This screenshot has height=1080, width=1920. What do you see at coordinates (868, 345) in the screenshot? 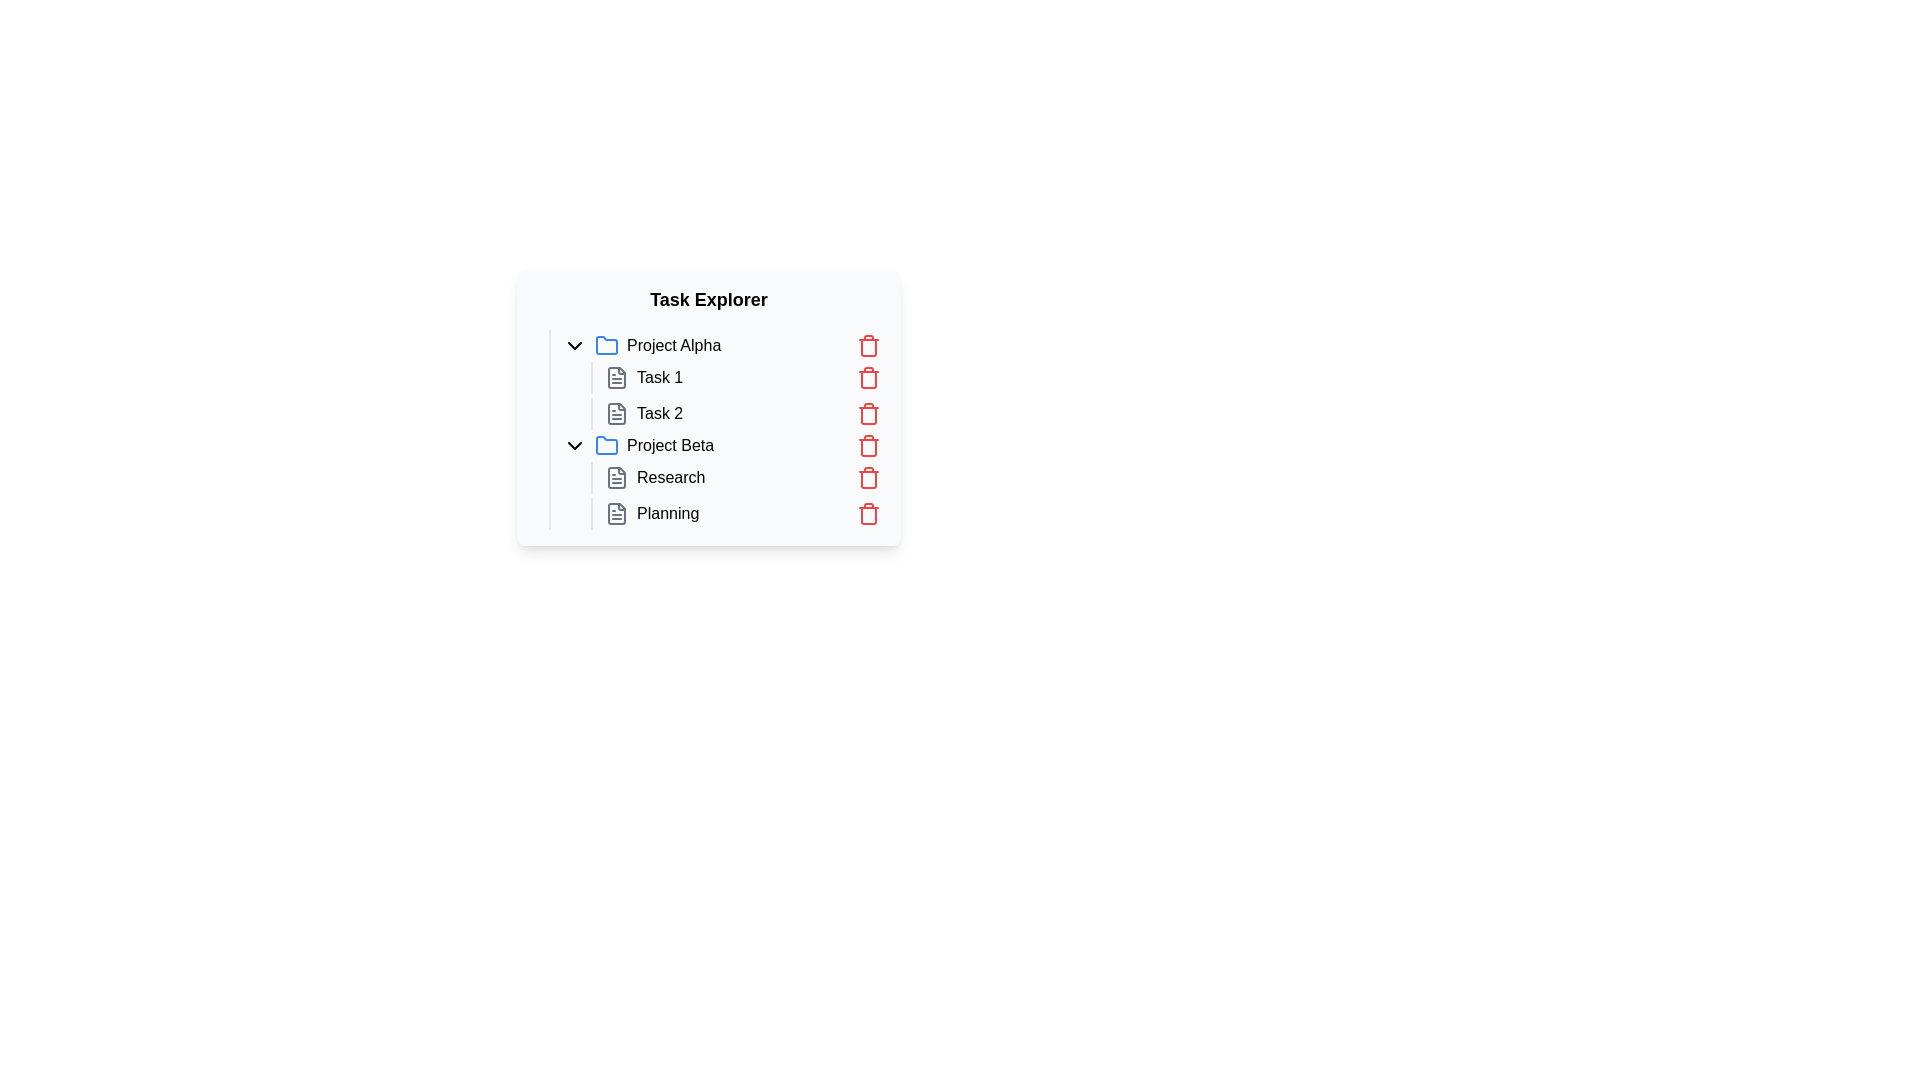
I see `the red trash can icon located at the far-right end of the Project Alpha row in the Task Explorer interface` at bounding box center [868, 345].